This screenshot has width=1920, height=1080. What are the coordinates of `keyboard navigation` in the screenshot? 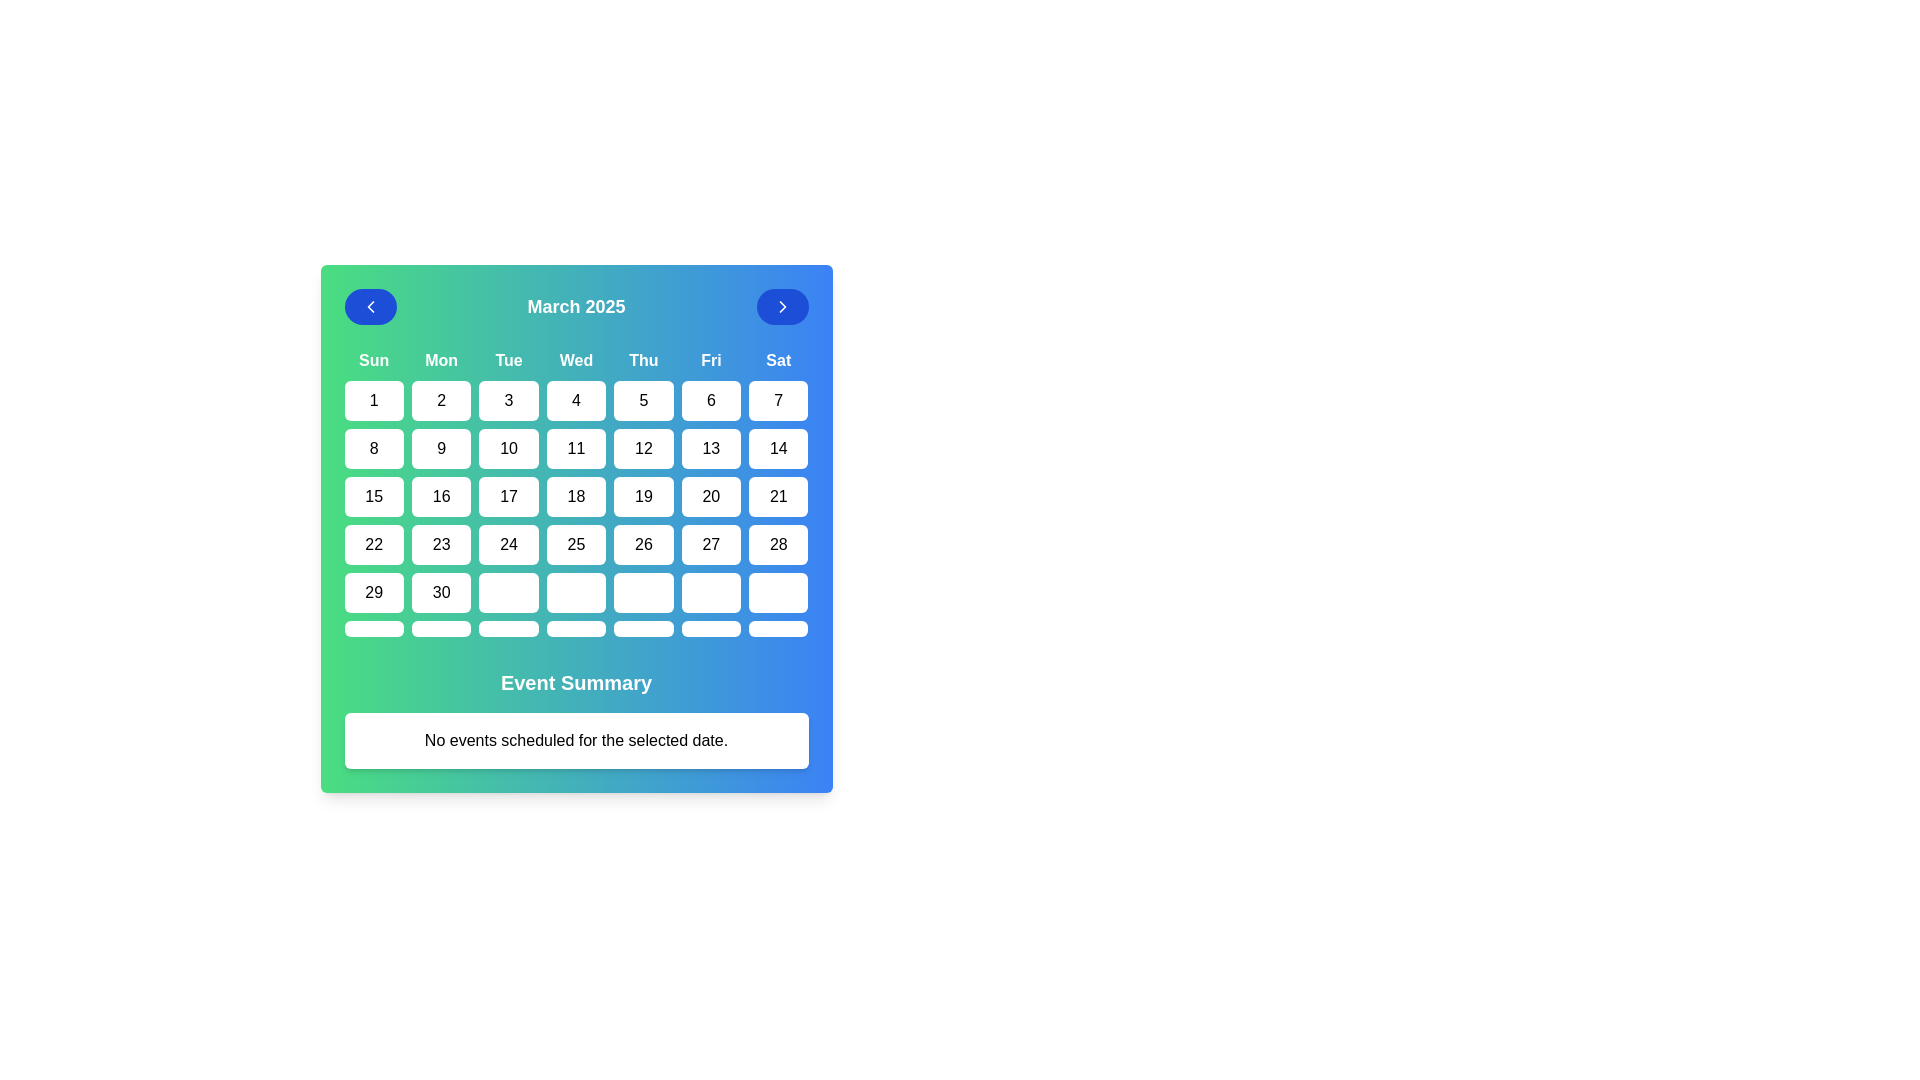 It's located at (643, 544).